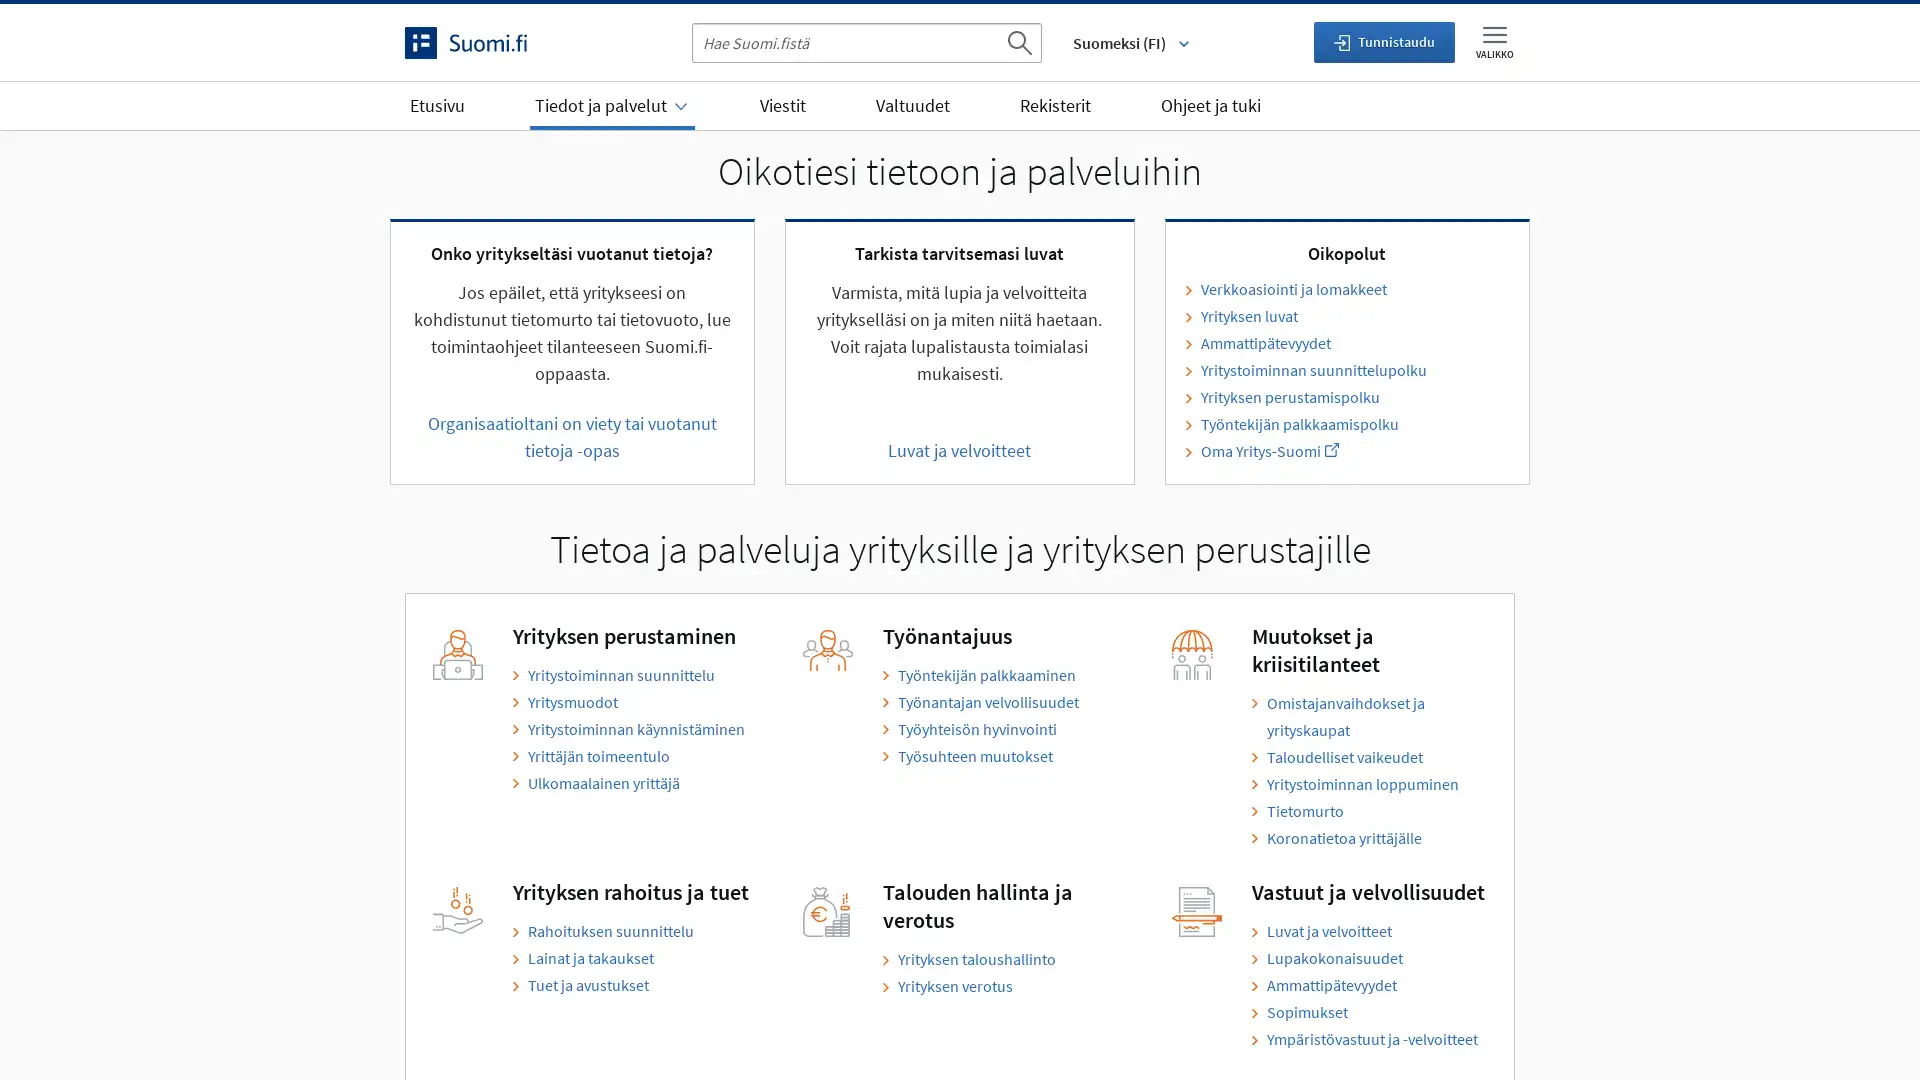 Image resolution: width=1920 pixels, height=1080 pixels. I want to click on Hae, so click(1018, 42).